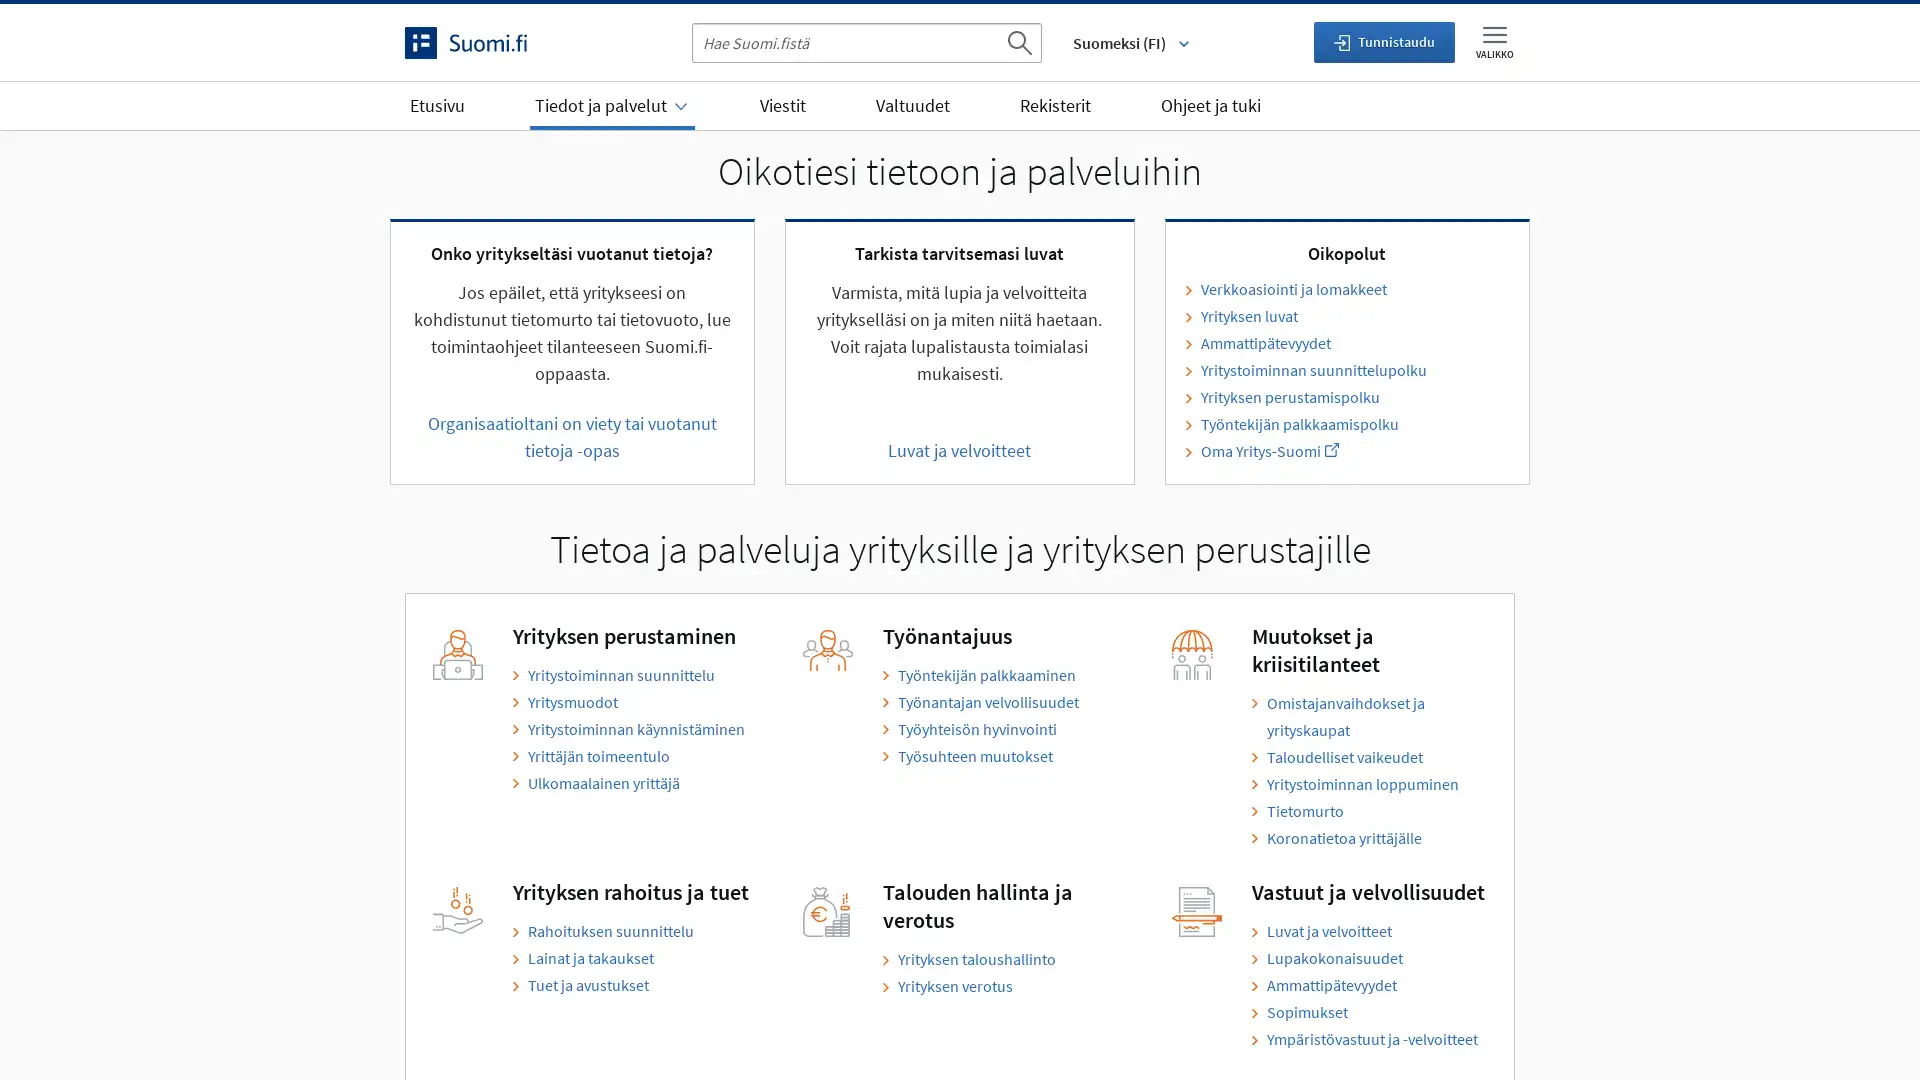 Image resolution: width=1920 pixels, height=1080 pixels. I want to click on Hae, so click(1018, 42).